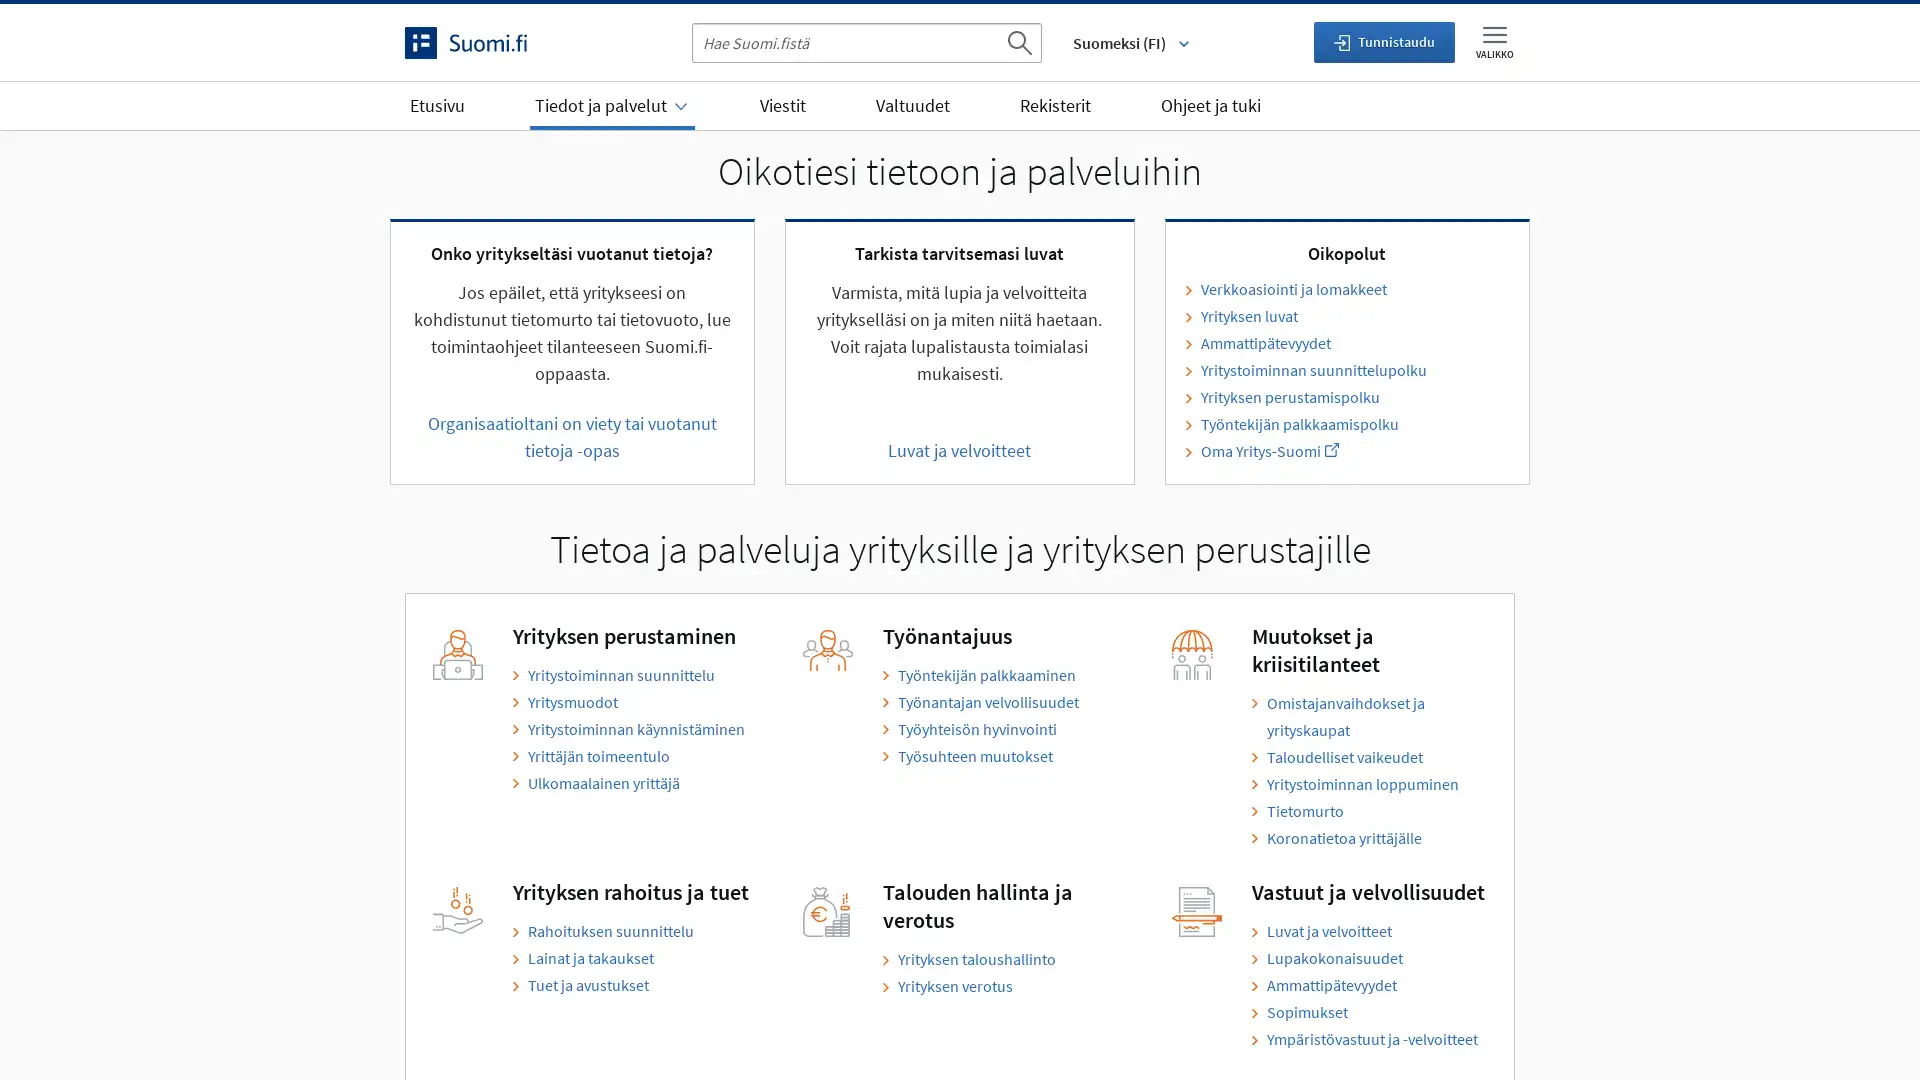 Image resolution: width=1920 pixels, height=1080 pixels. I want to click on Hae, so click(1018, 42).